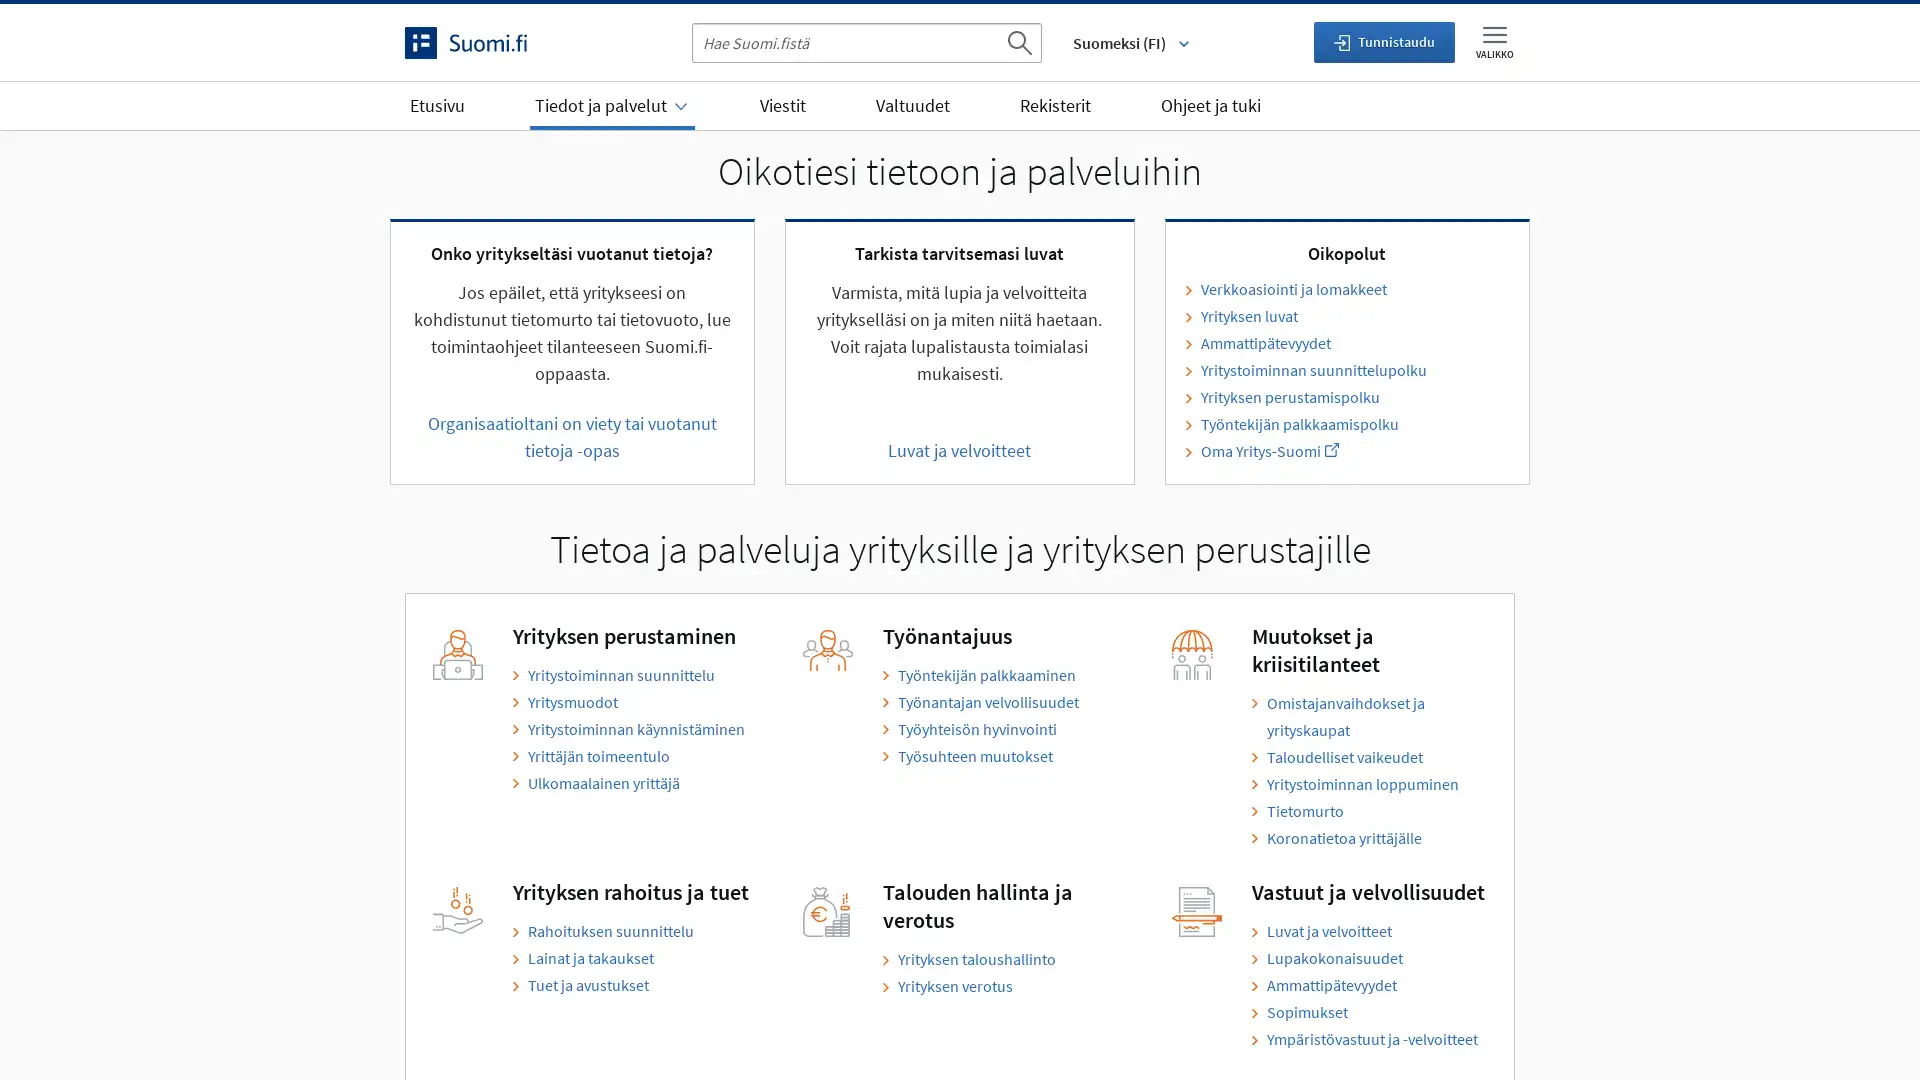 Image resolution: width=1920 pixels, height=1080 pixels. I want to click on Hae, so click(1018, 42).